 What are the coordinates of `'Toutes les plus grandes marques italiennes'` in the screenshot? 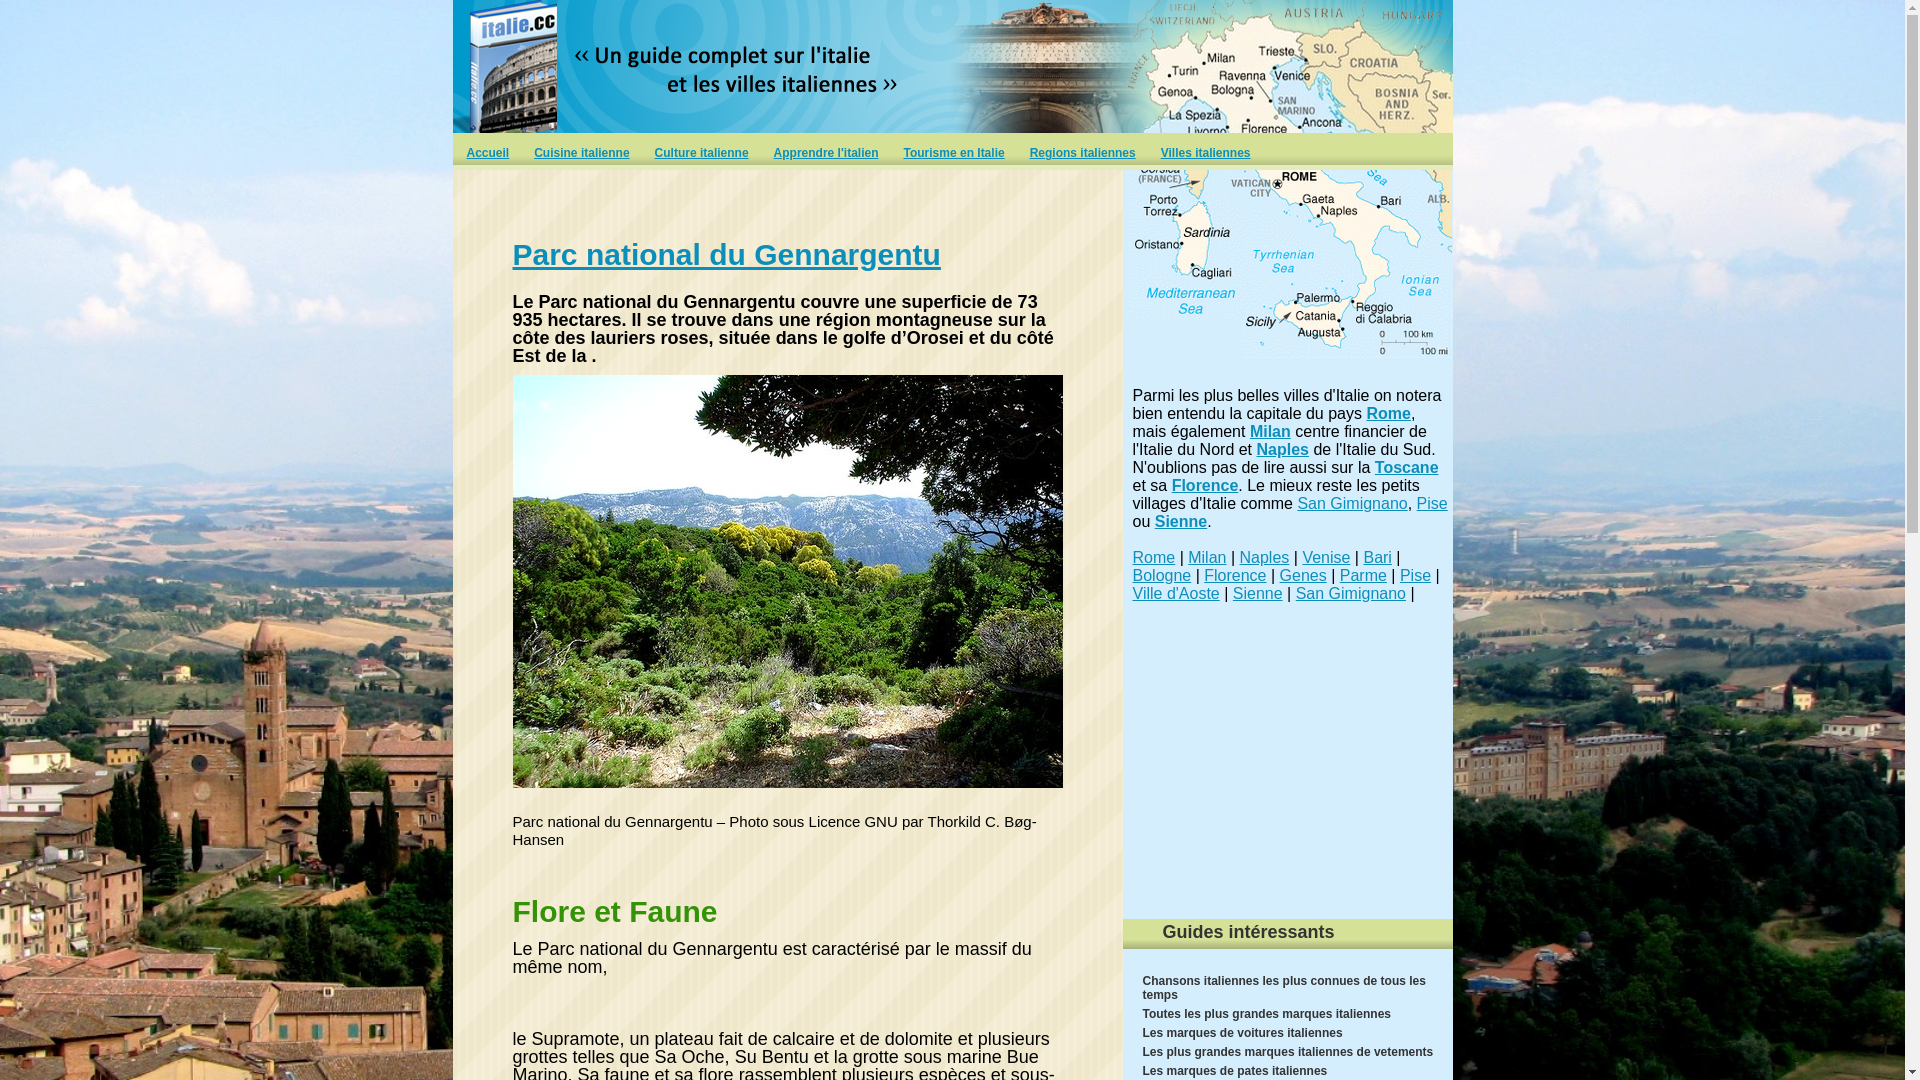 It's located at (1142, 1014).